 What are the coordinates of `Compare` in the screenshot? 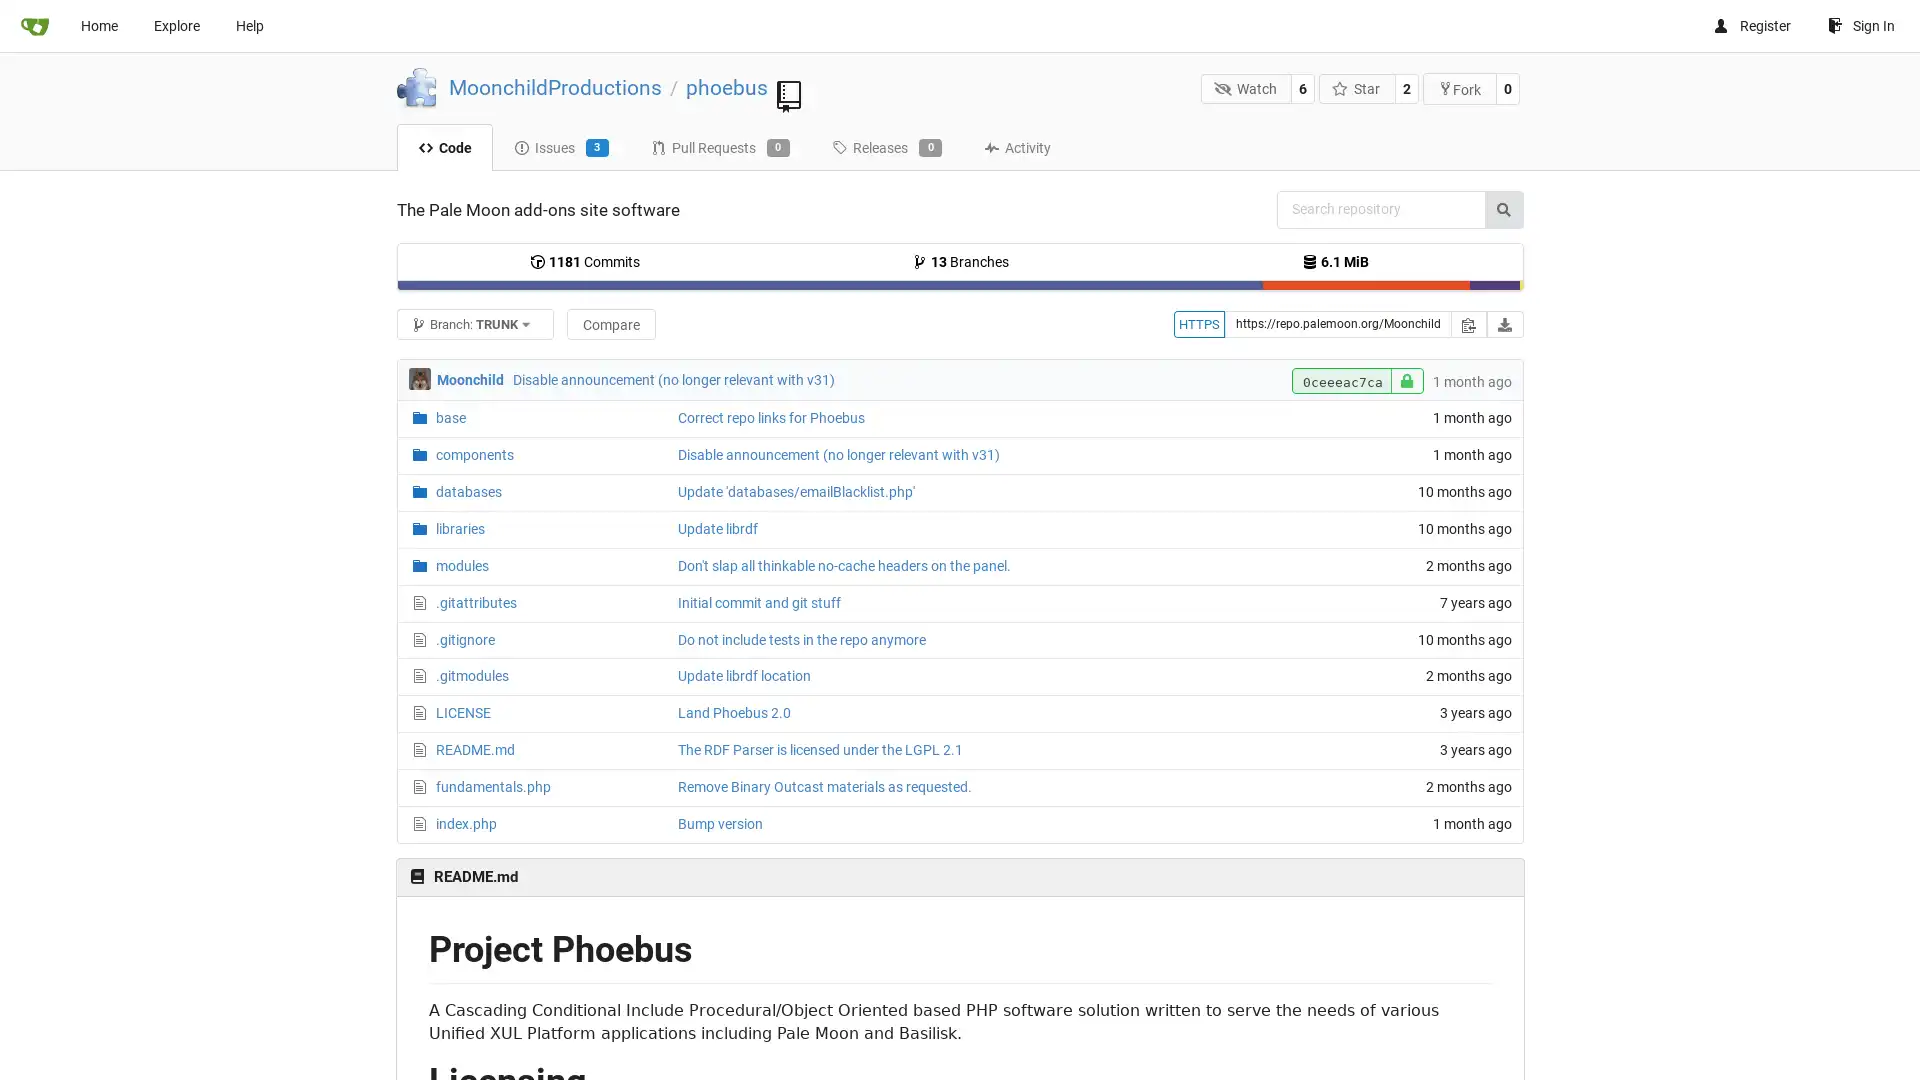 It's located at (609, 323).